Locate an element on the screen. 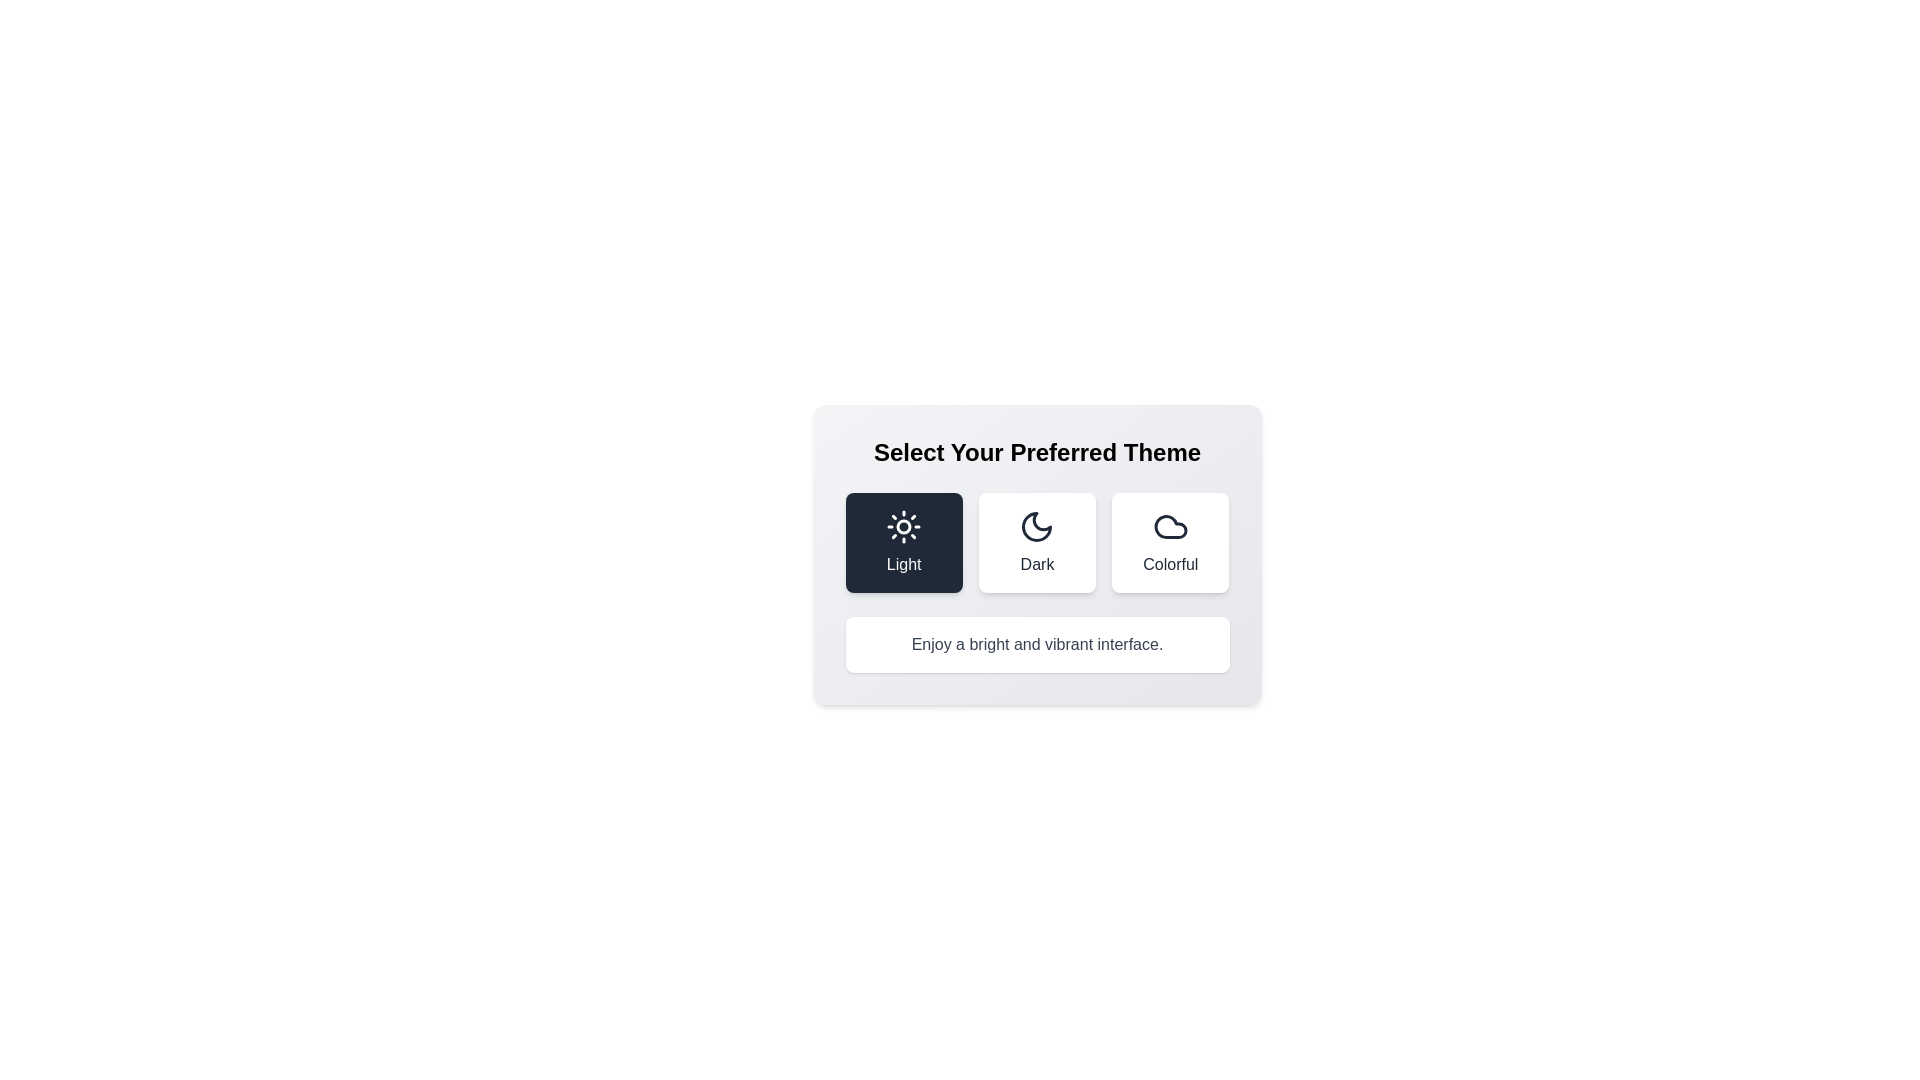  the Light button to select the corresponding theme is located at coordinates (903, 543).